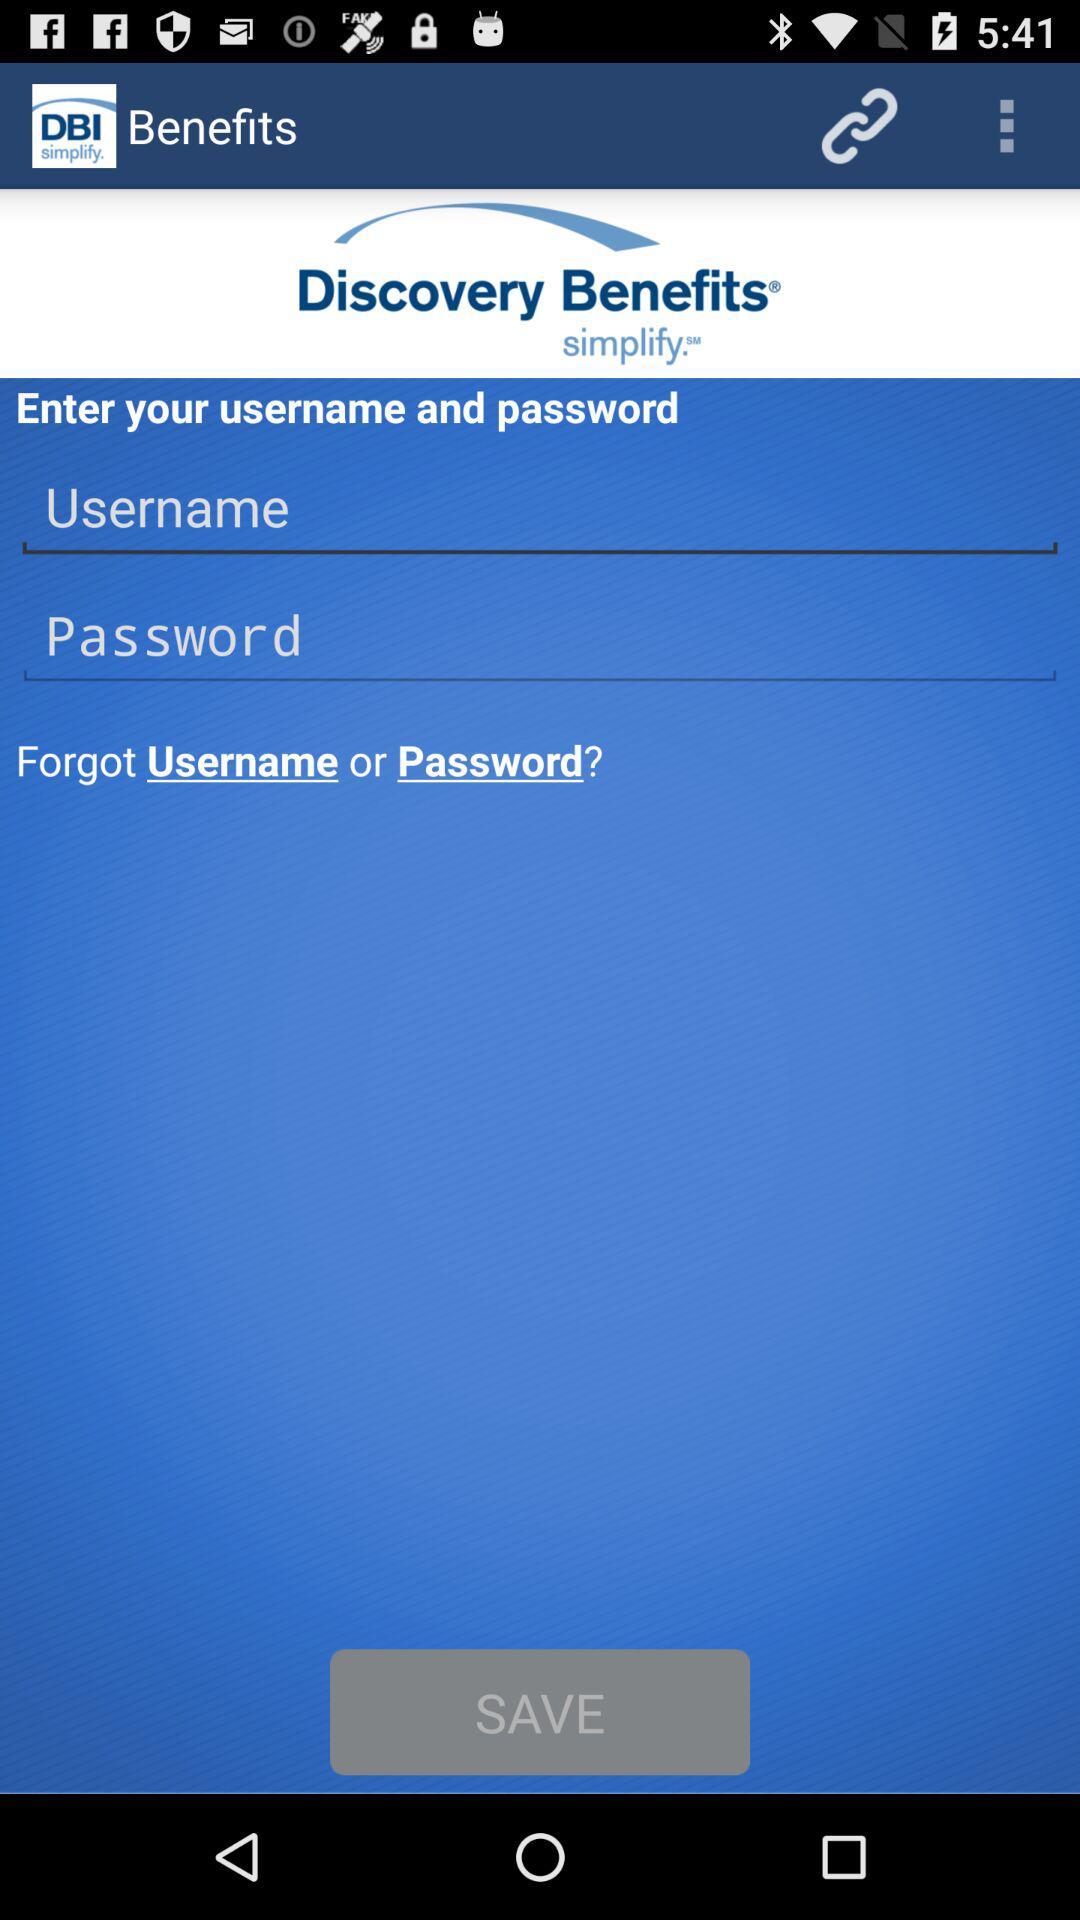 The width and height of the screenshot is (1080, 1920). I want to click on input username, so click(540, 507).